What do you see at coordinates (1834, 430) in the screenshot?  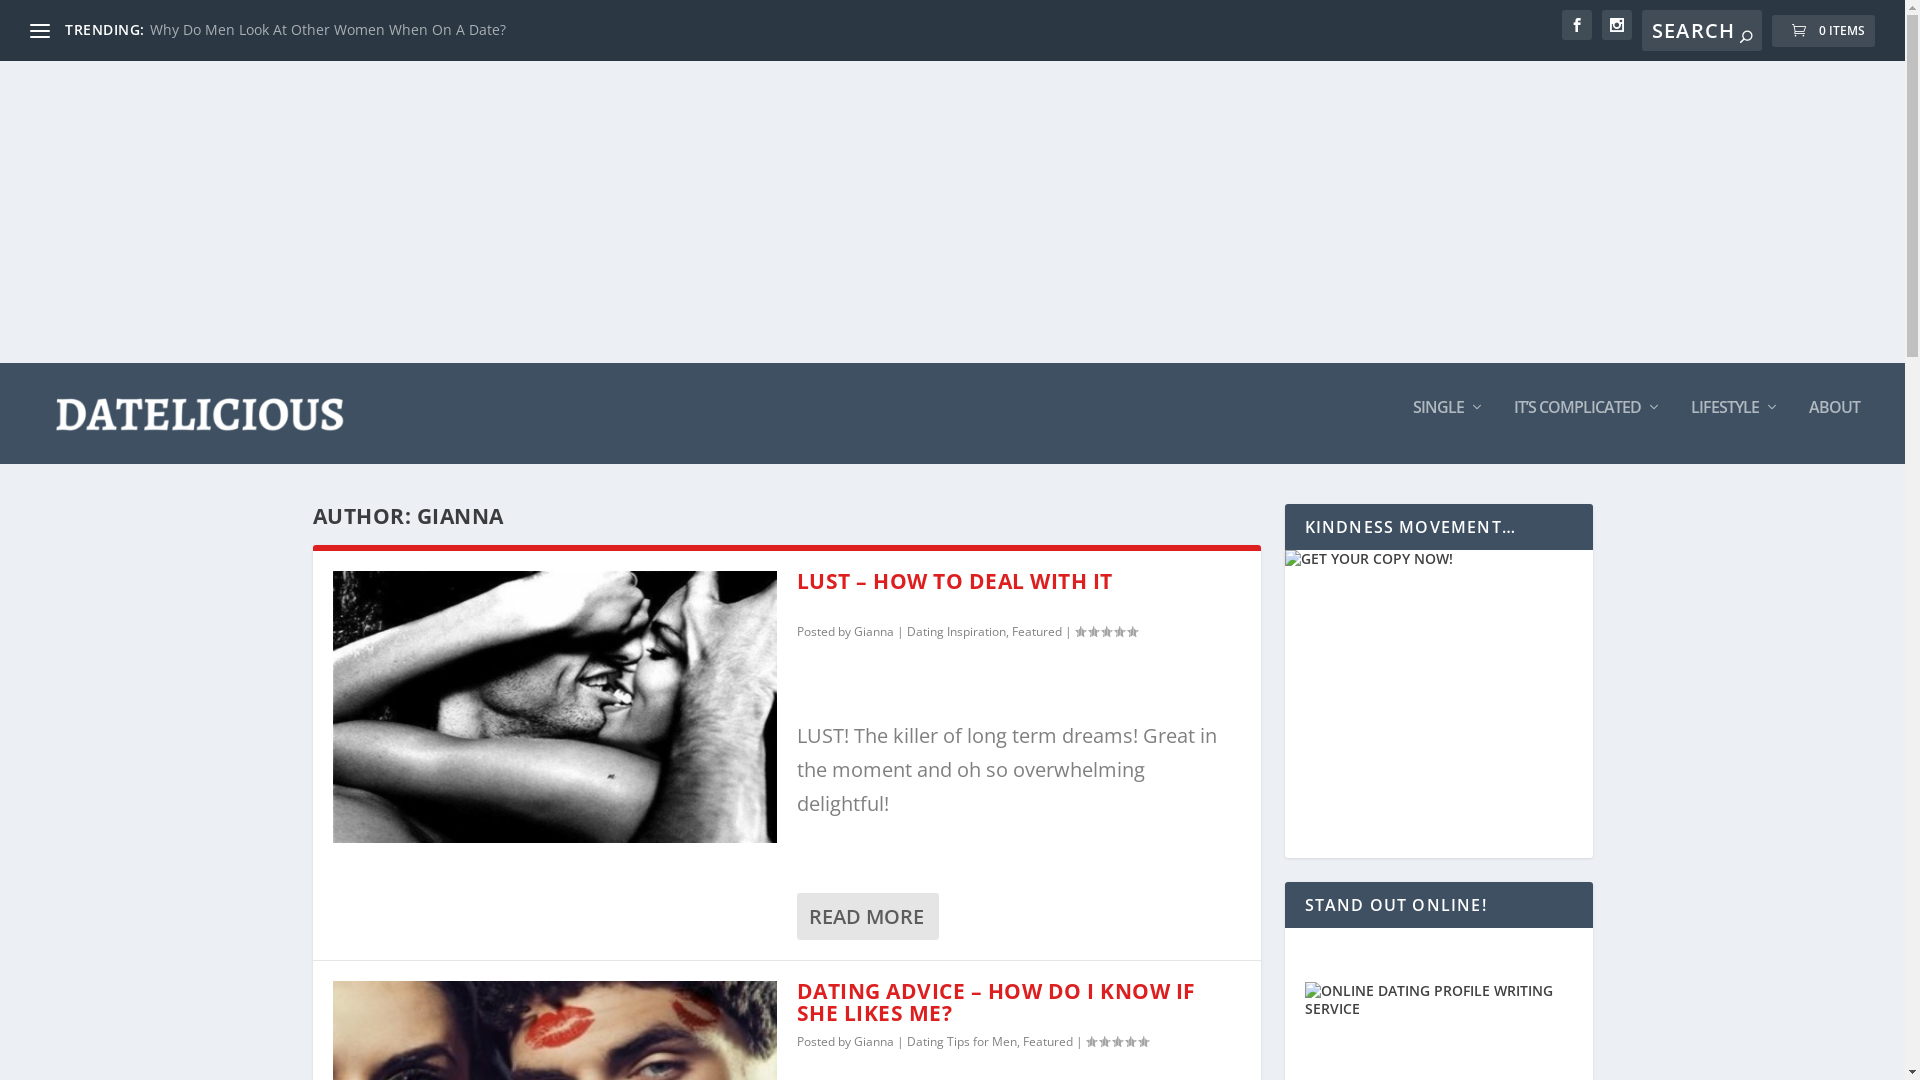 I see `'ABOUT'` at bounding box center [1834, 430].